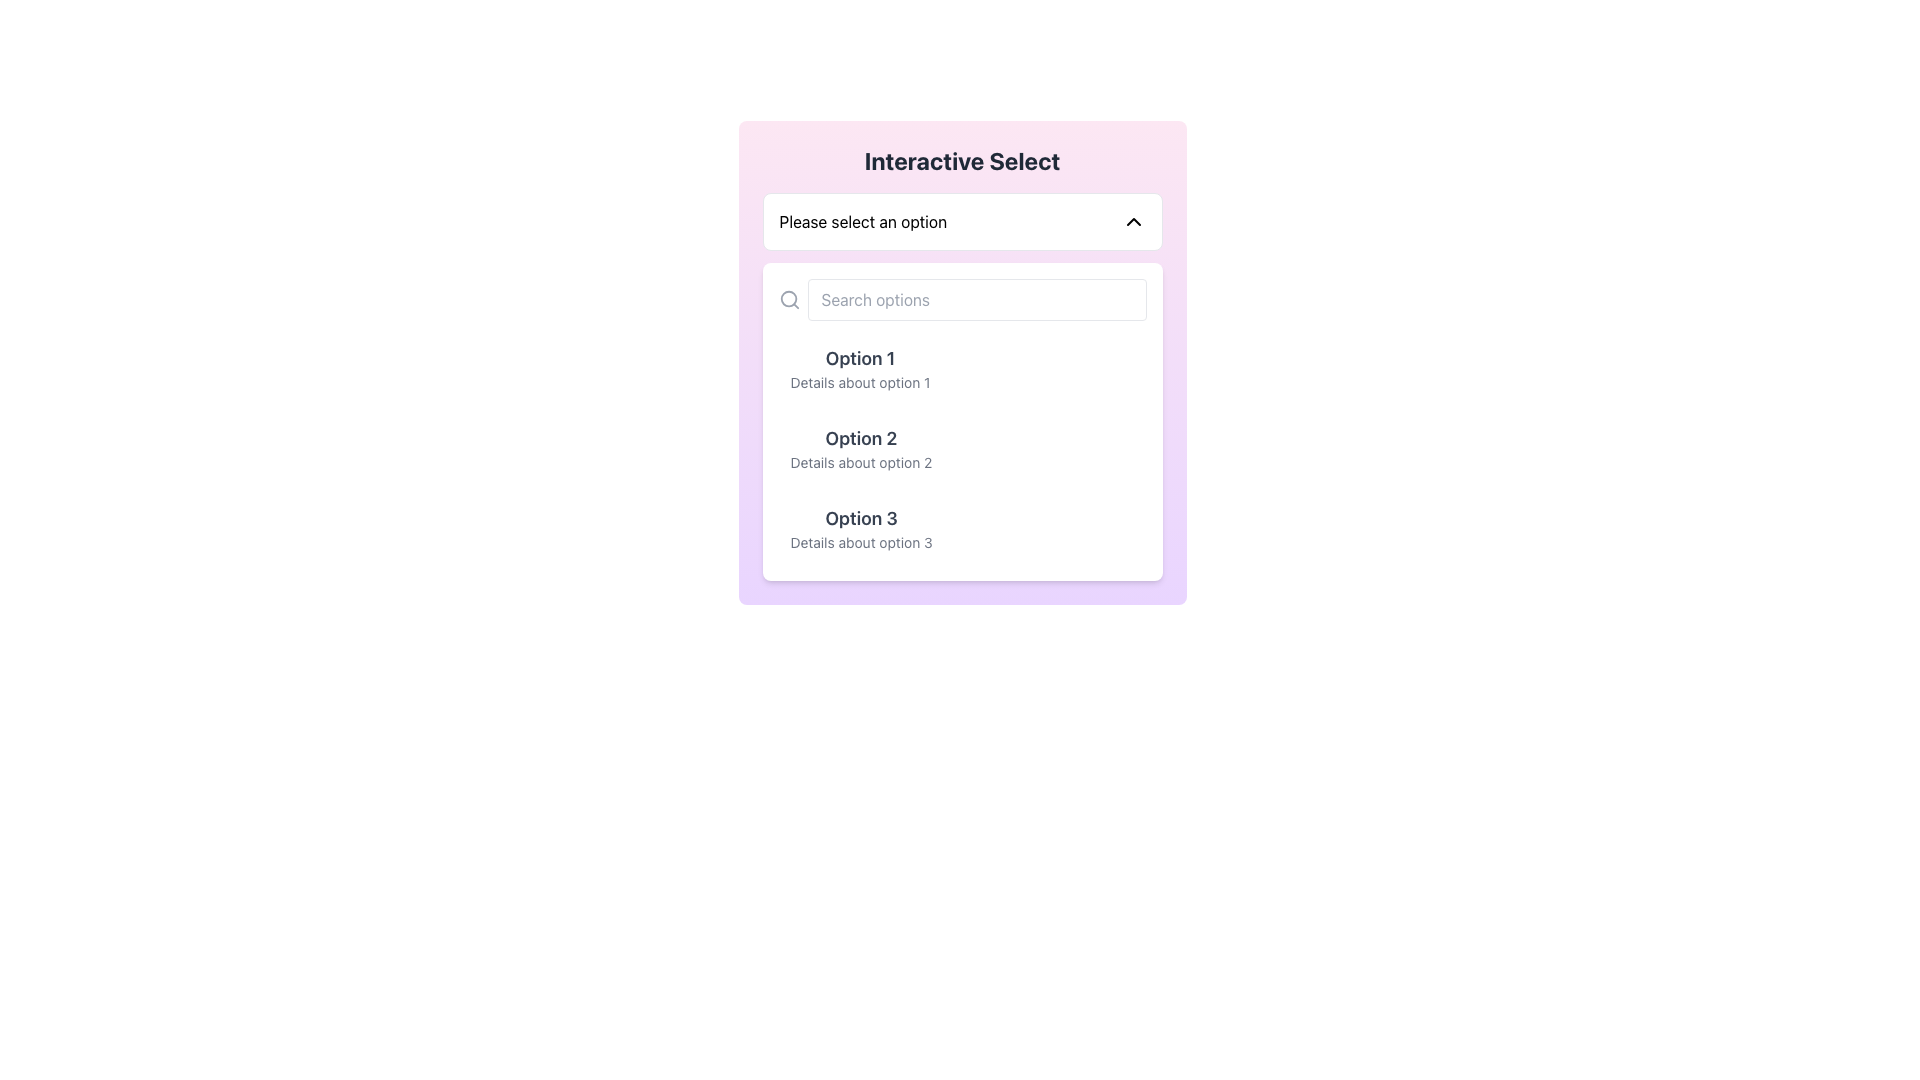  Describe the element at coordinates (962, 300) in the screenshot. I see `the search input field located below the dropdown menu labeled 'Please select an option' to focus it` at that location.